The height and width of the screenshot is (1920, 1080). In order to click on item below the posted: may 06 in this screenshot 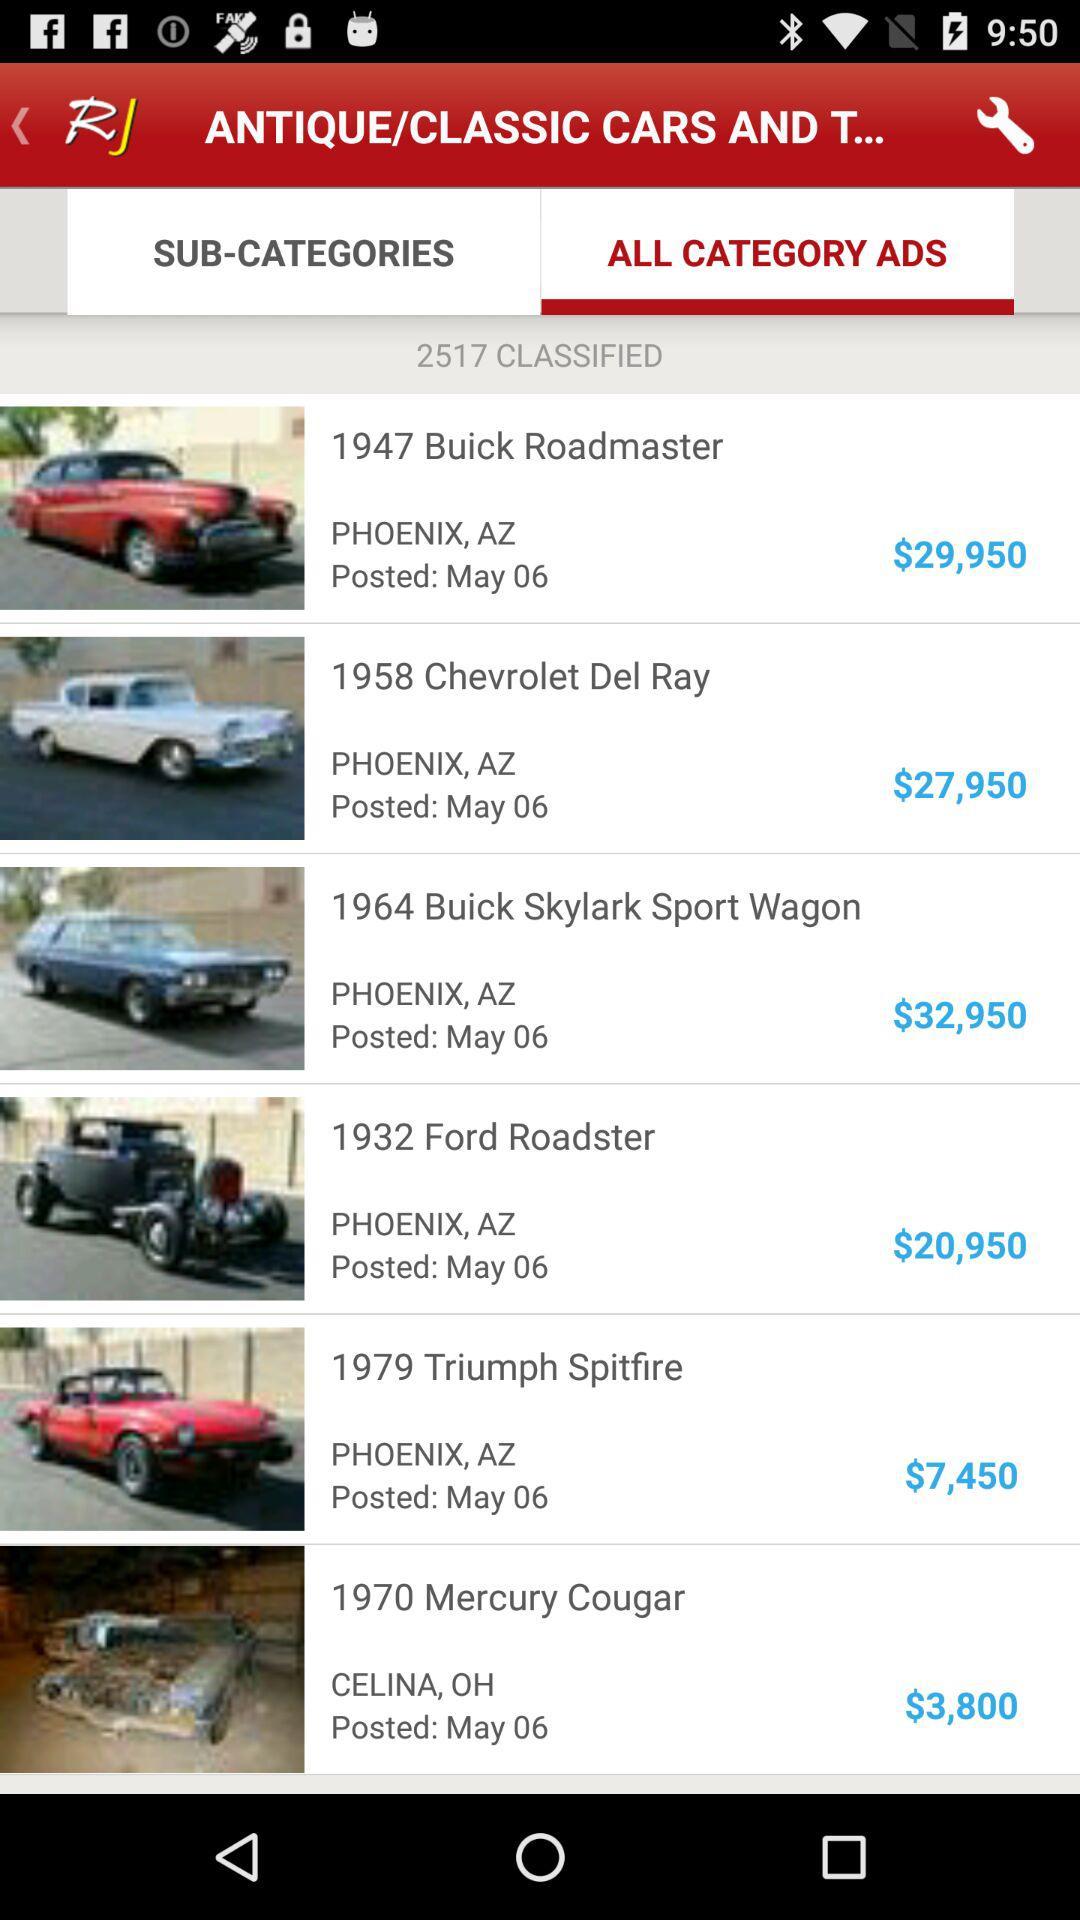, I will do `click(666, 1364)`.